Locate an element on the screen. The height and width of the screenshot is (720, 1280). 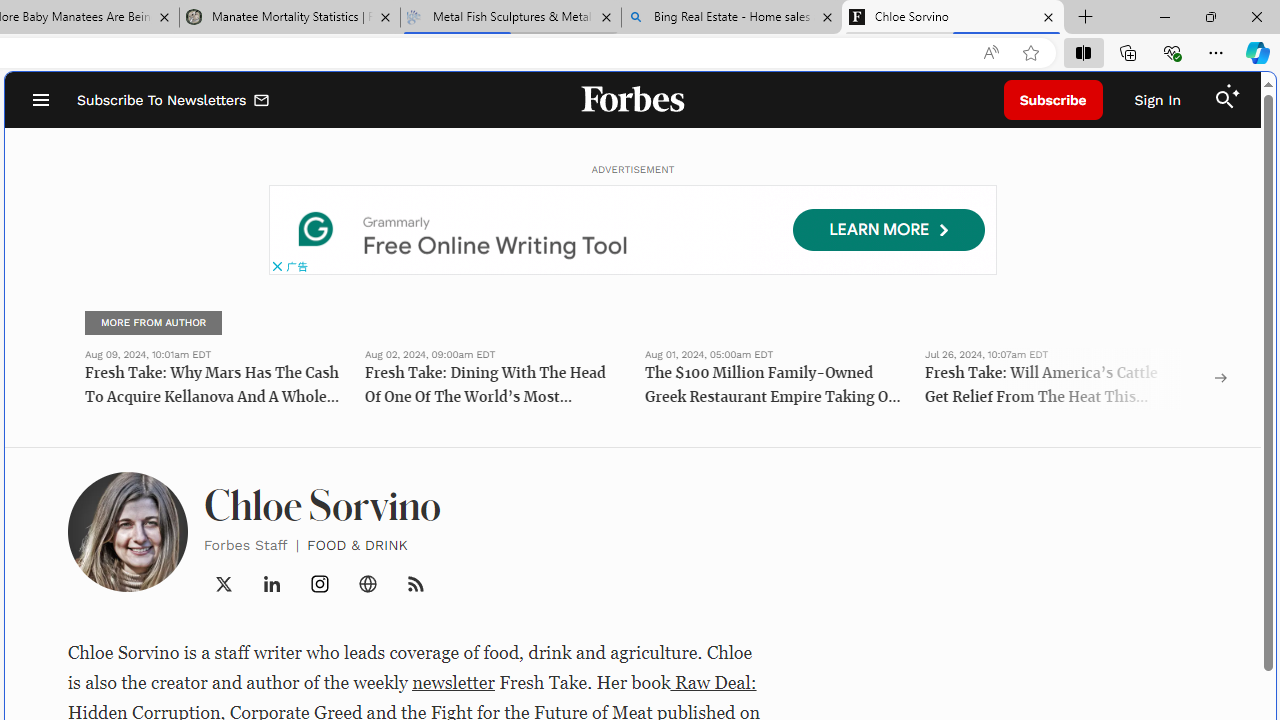
'Manatee Mortality Statistics | FWC' is located at coordinates (289, 17).